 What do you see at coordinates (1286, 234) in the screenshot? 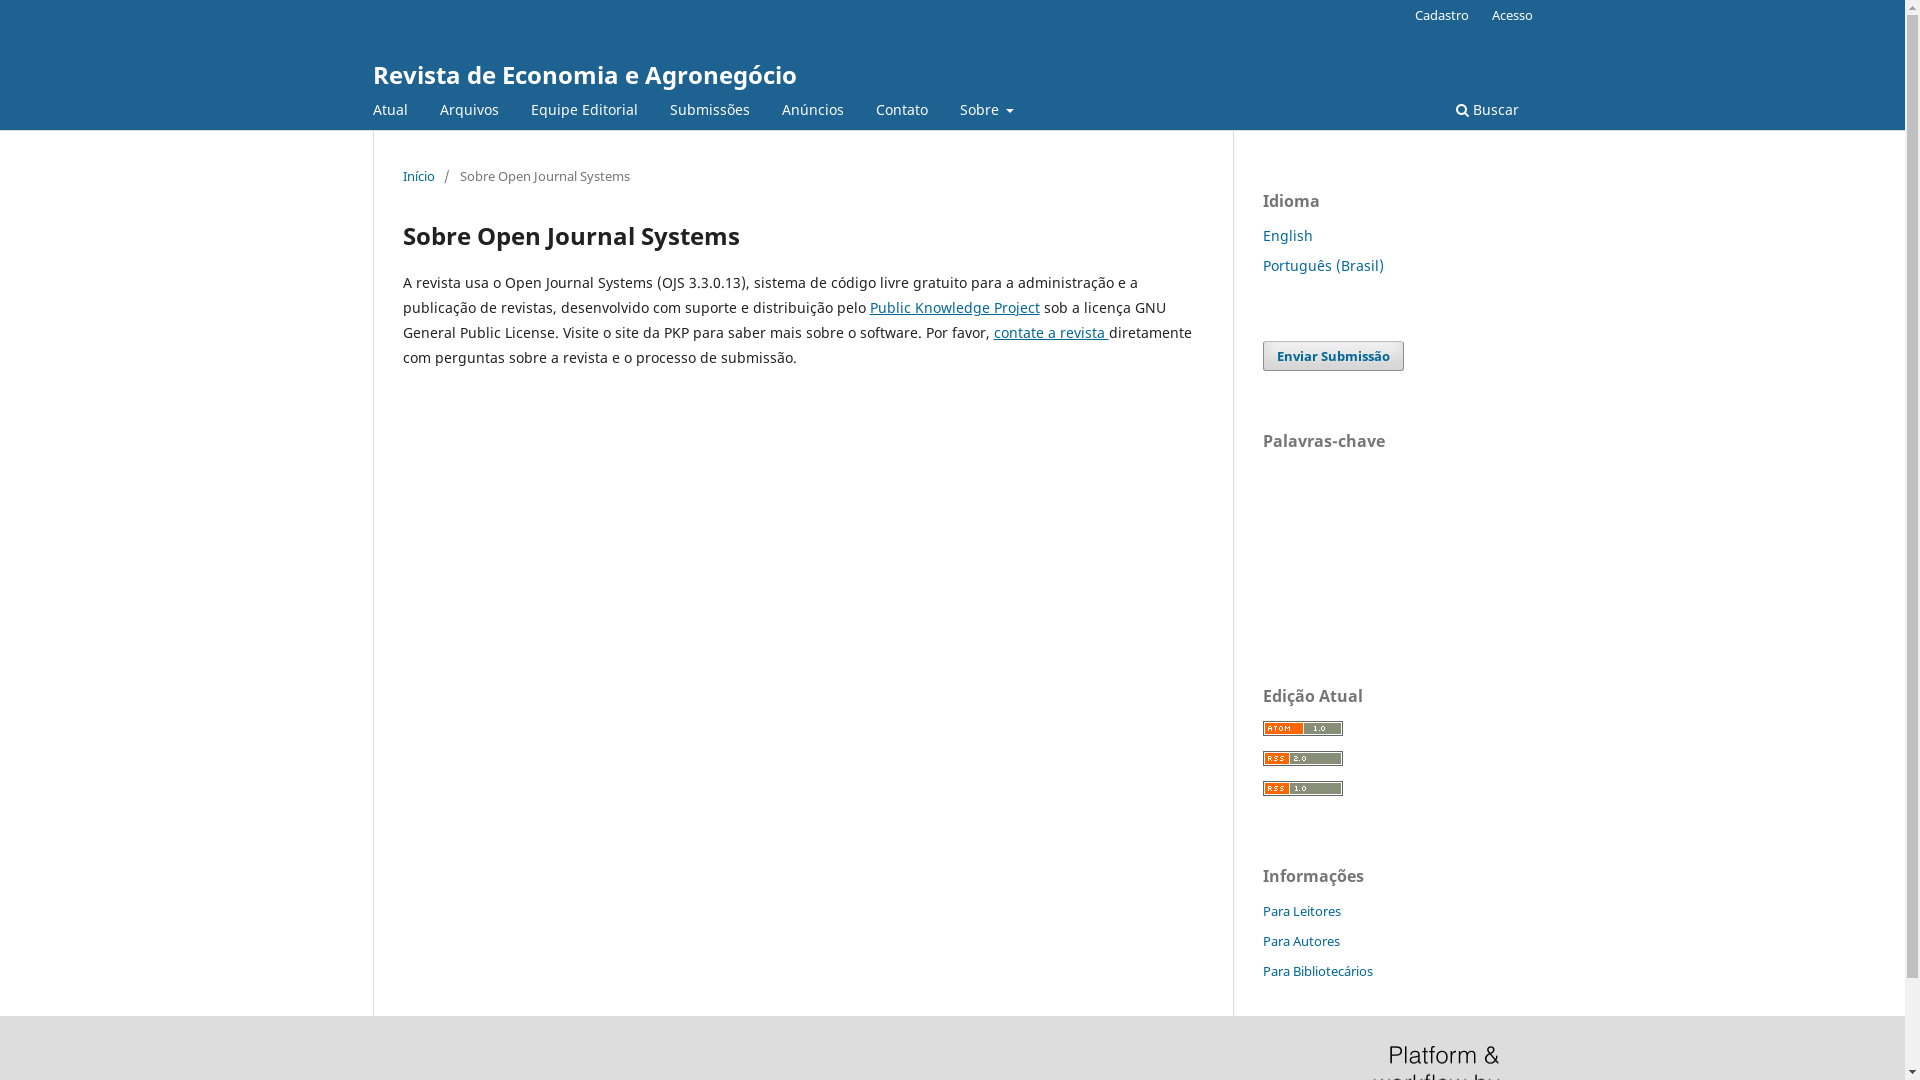
I see `'English'` at bounding box center [1286, 234].